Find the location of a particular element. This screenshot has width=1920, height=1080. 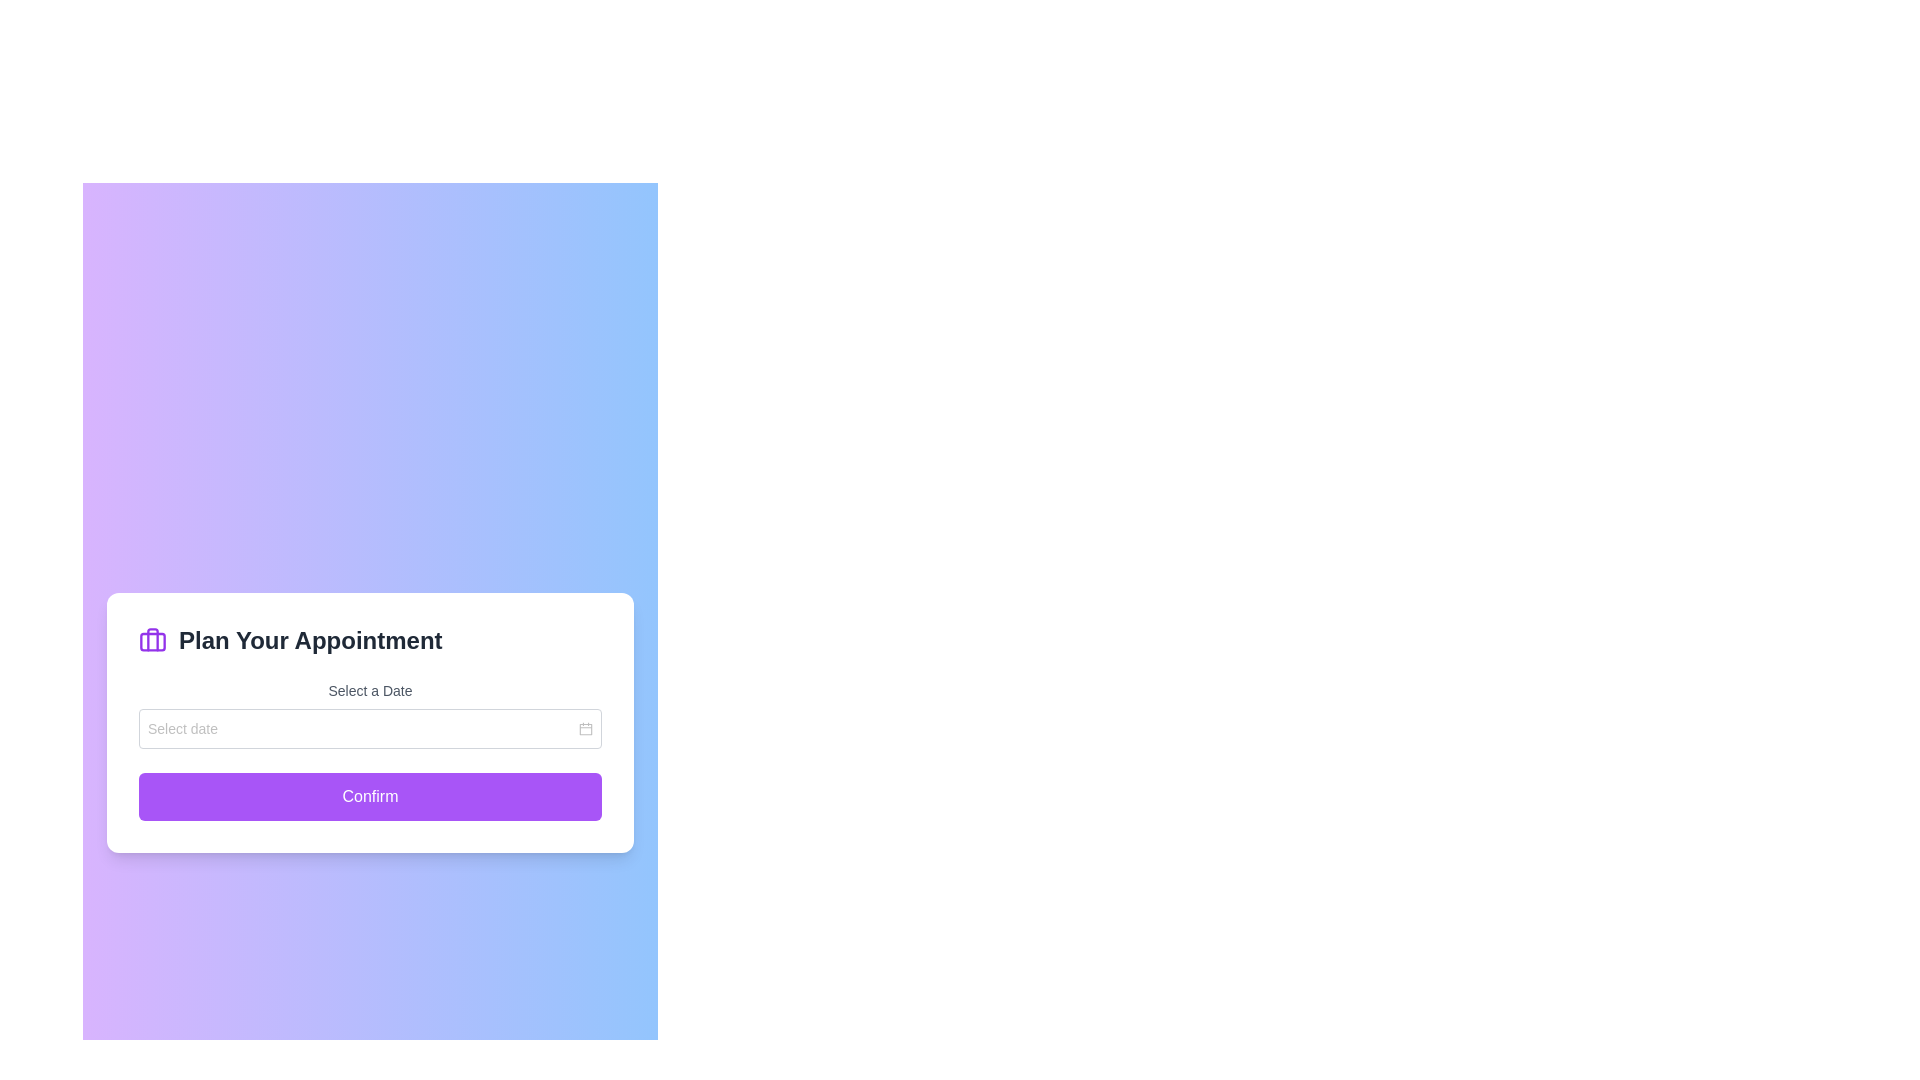

the Header element that serves as a title for the section, located at the top of the card above 'Select a Date' and 'Confirm' is located at coordinates (370, 640).